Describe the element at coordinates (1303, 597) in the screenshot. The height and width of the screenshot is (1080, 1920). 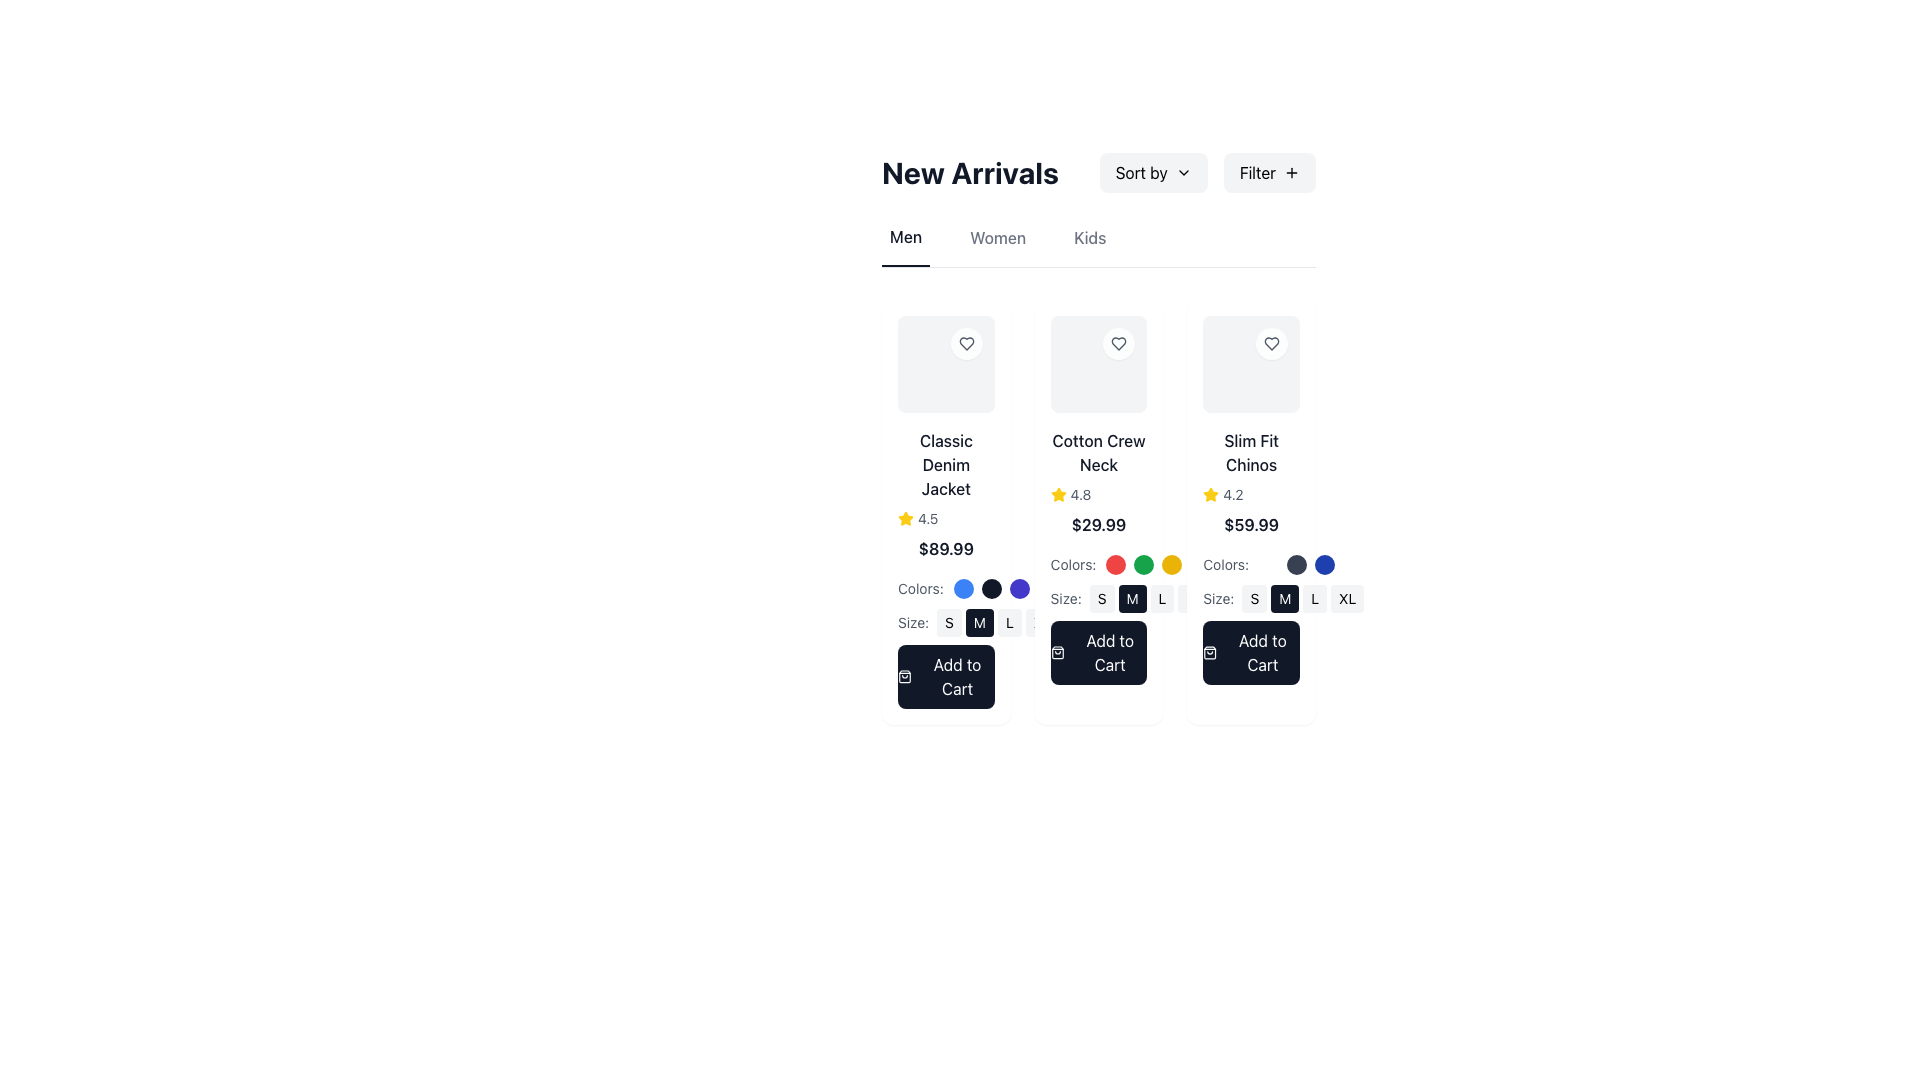
I see `the 'M' button in the Horizontal Button Group located below the 'Colors' section of the 'Slim Fit Chinos' product card` at that location.